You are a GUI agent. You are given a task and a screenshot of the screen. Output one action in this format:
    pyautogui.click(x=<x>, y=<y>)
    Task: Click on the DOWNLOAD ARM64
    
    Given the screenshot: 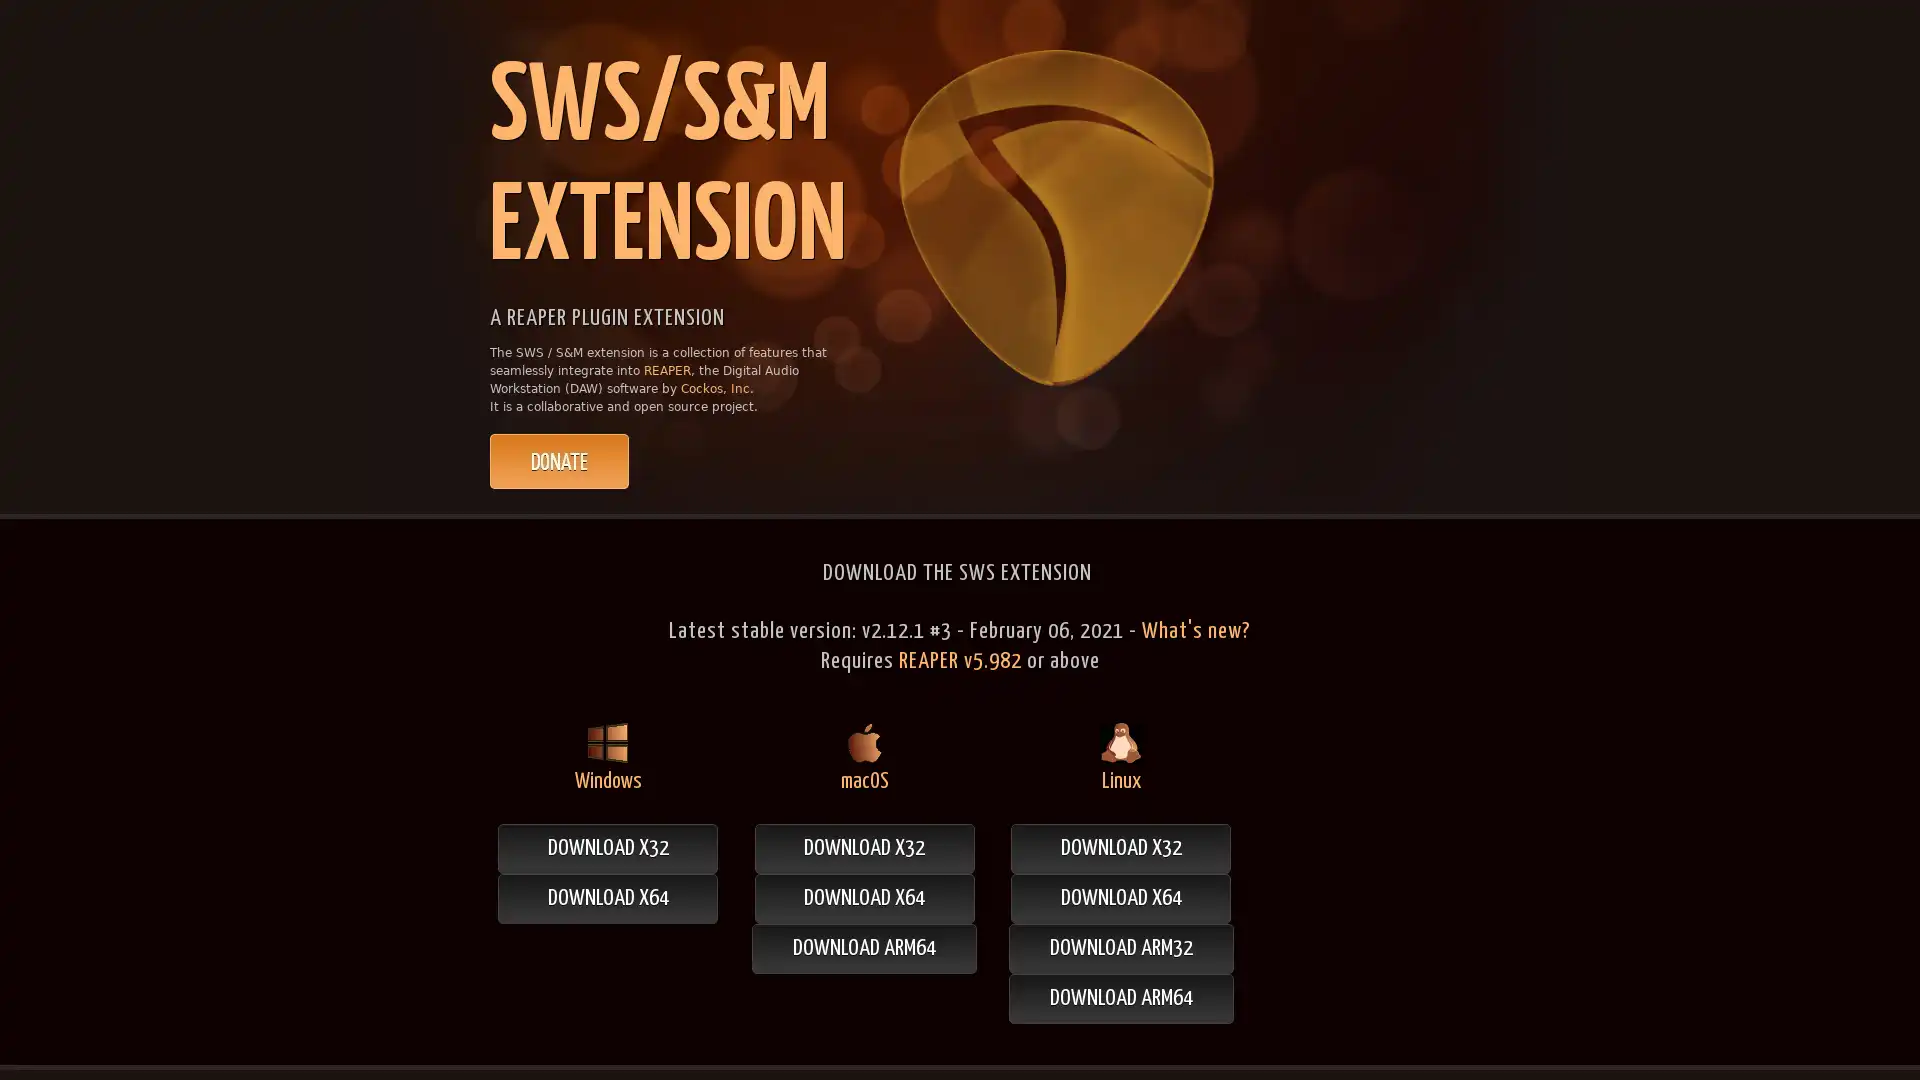 What is the action you would take?
    pyautogui.click(x=958, y=947)
    